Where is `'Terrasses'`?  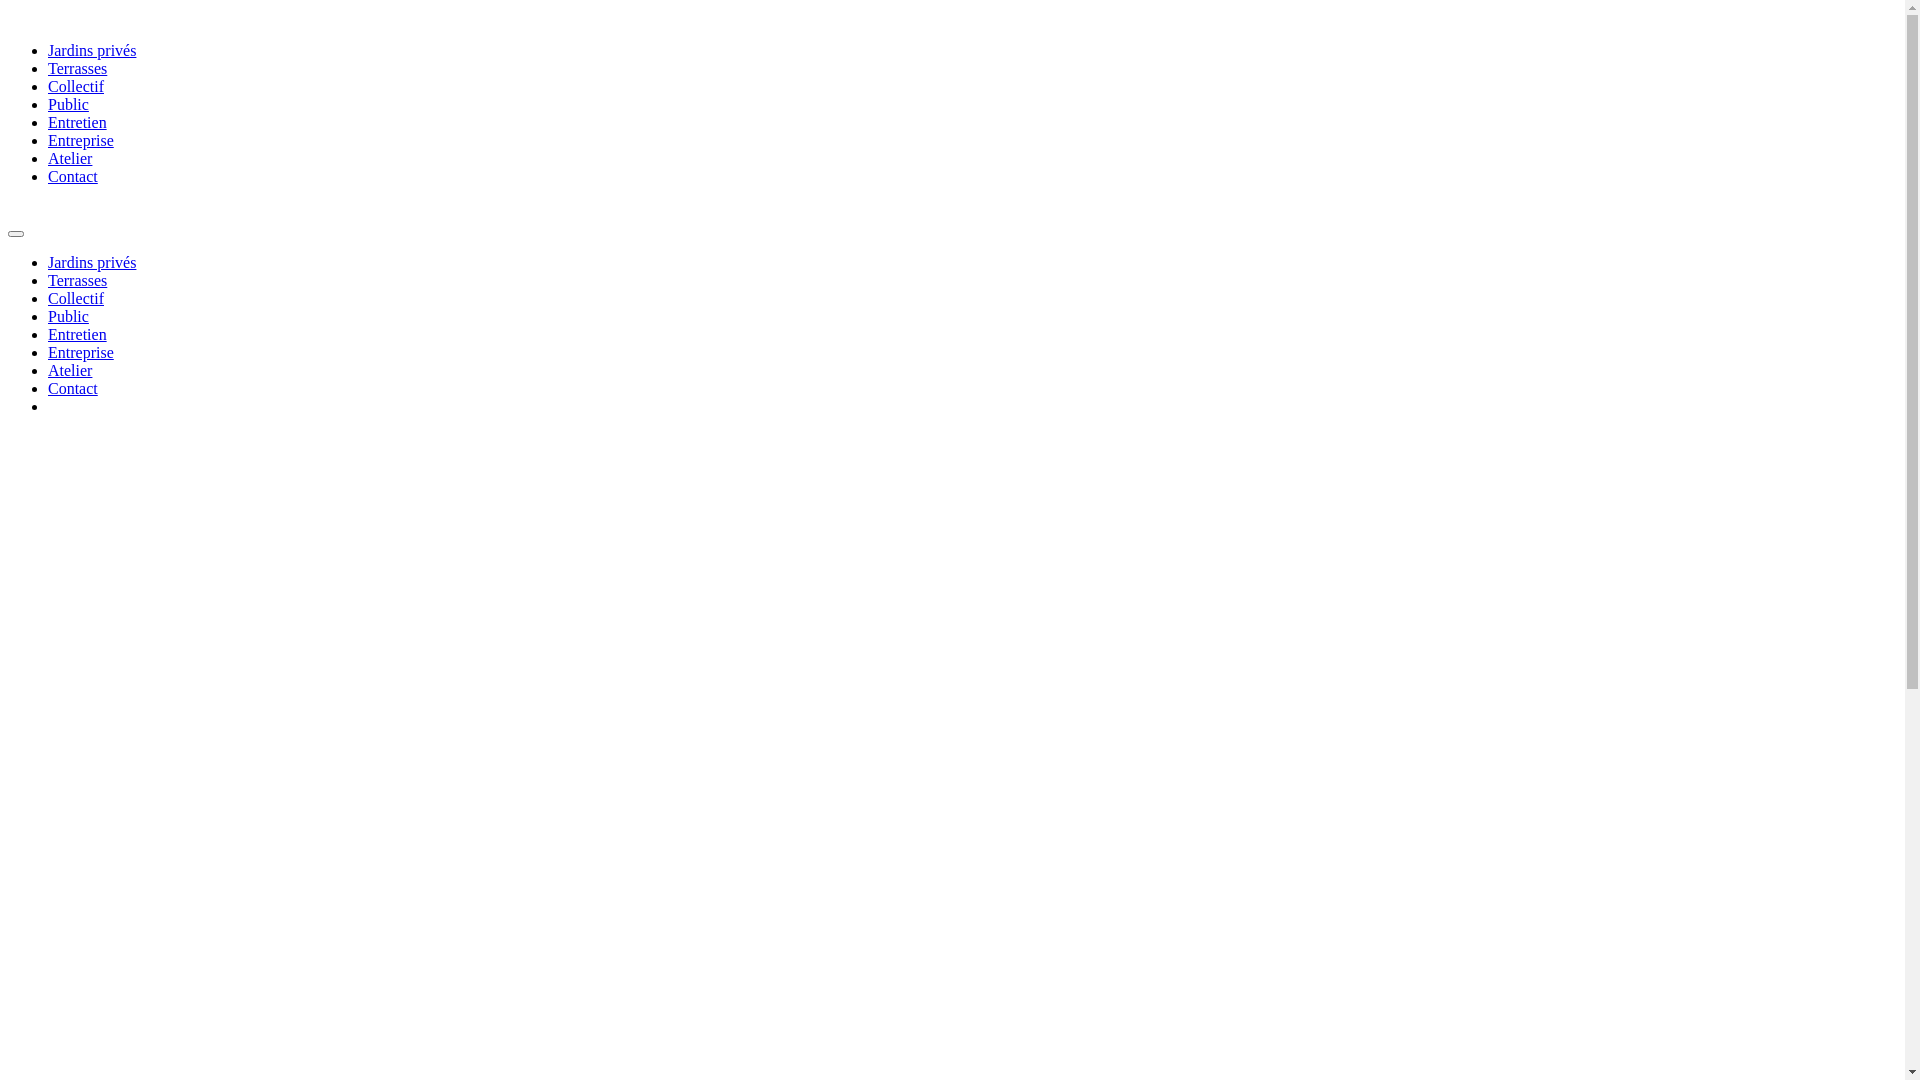 'Terrasses' is located at coordinates (77, 280).